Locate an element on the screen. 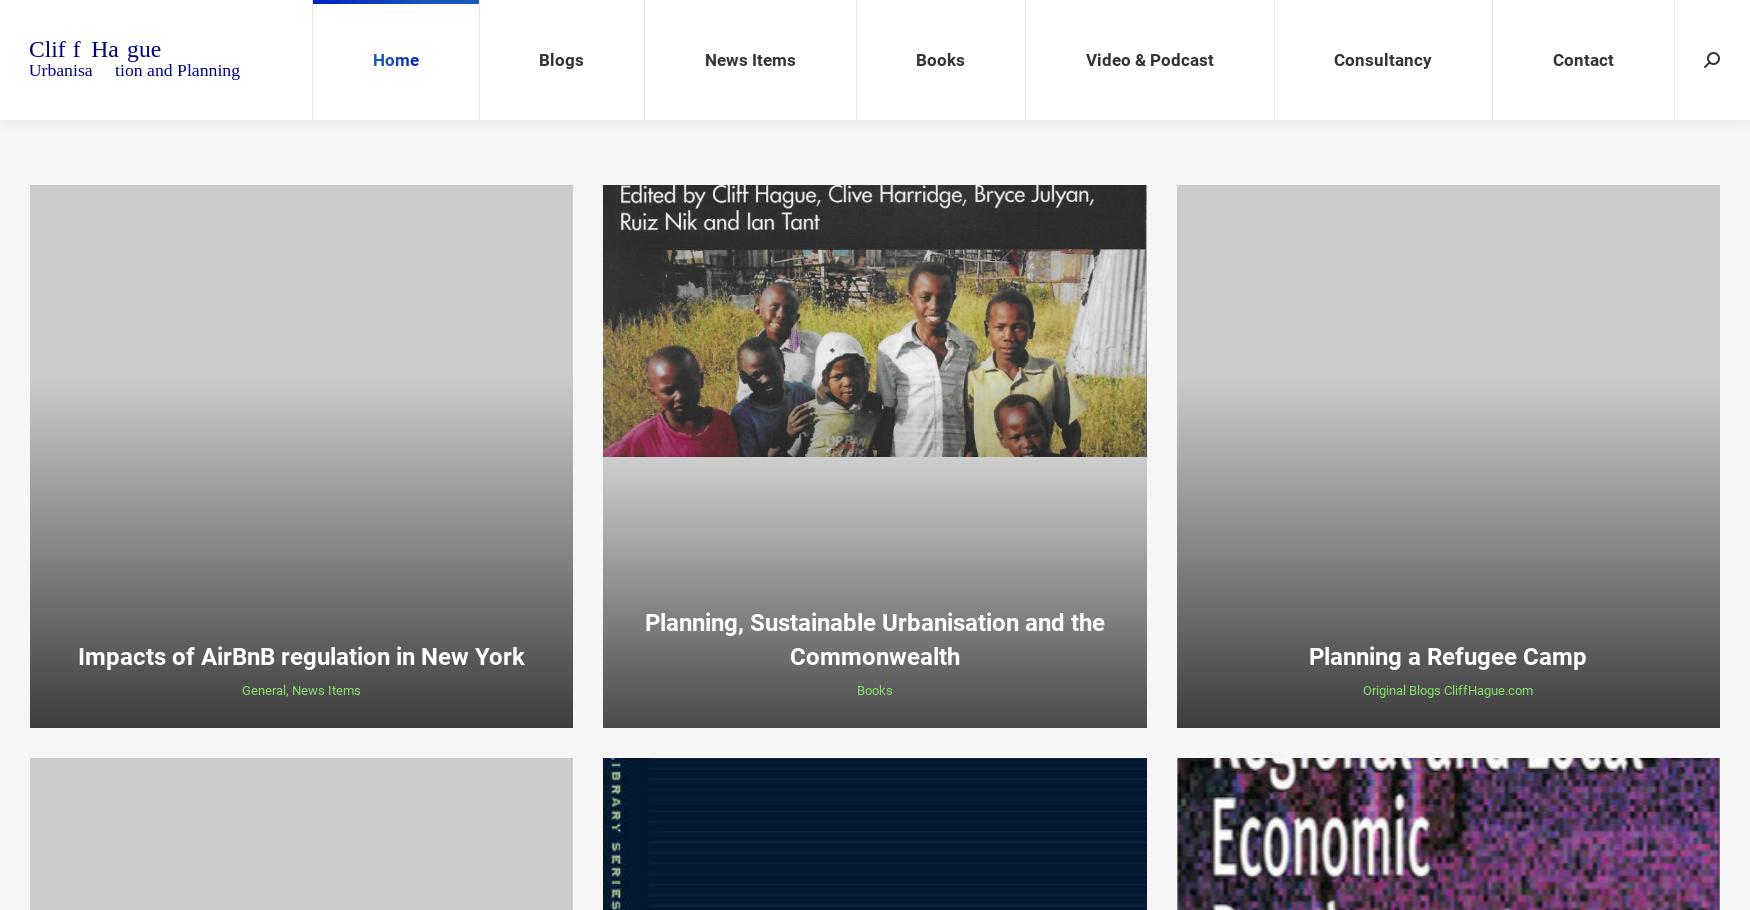 The height and width of the screenshot is (910, 1750). 'Flashback to Cliff Hague’s Planning Magazine Columns' is located at coordinates (585, 281).